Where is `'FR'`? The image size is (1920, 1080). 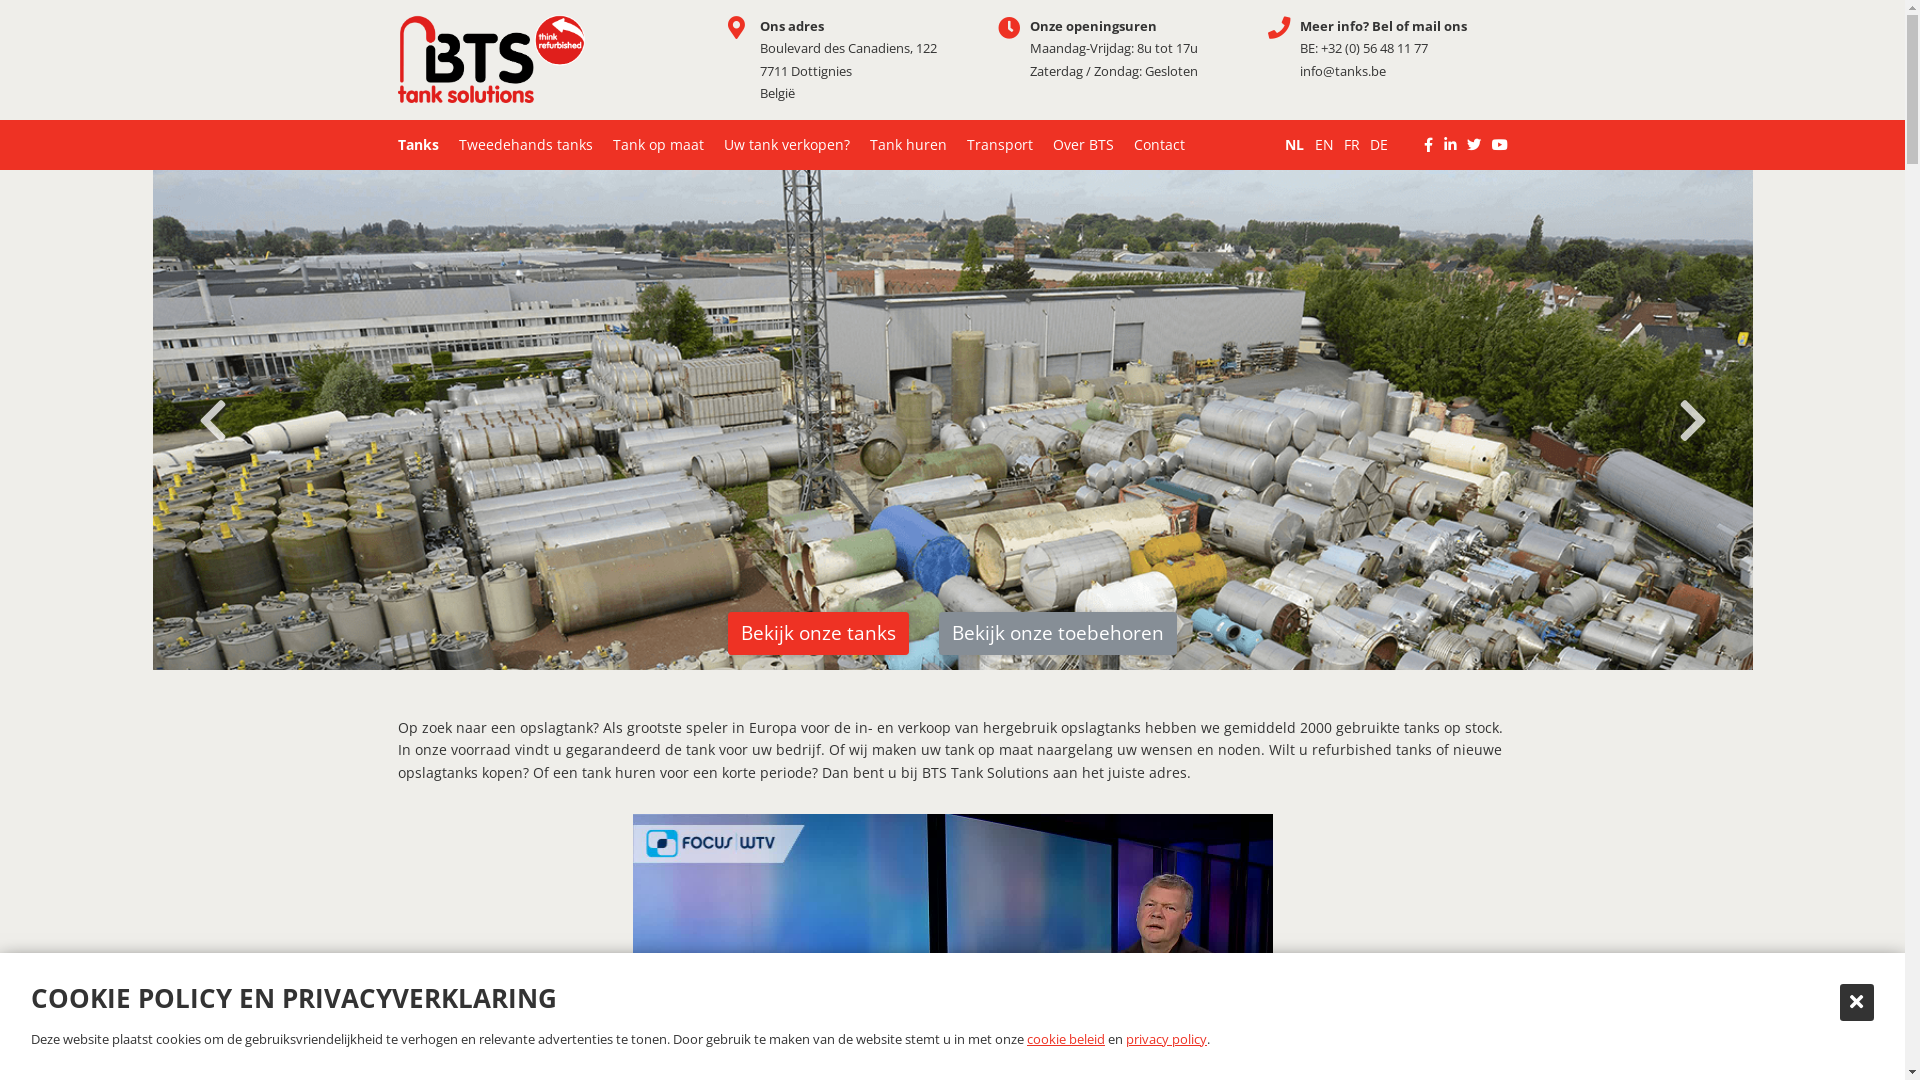 'FR' is located at coordinates (1344, 144).